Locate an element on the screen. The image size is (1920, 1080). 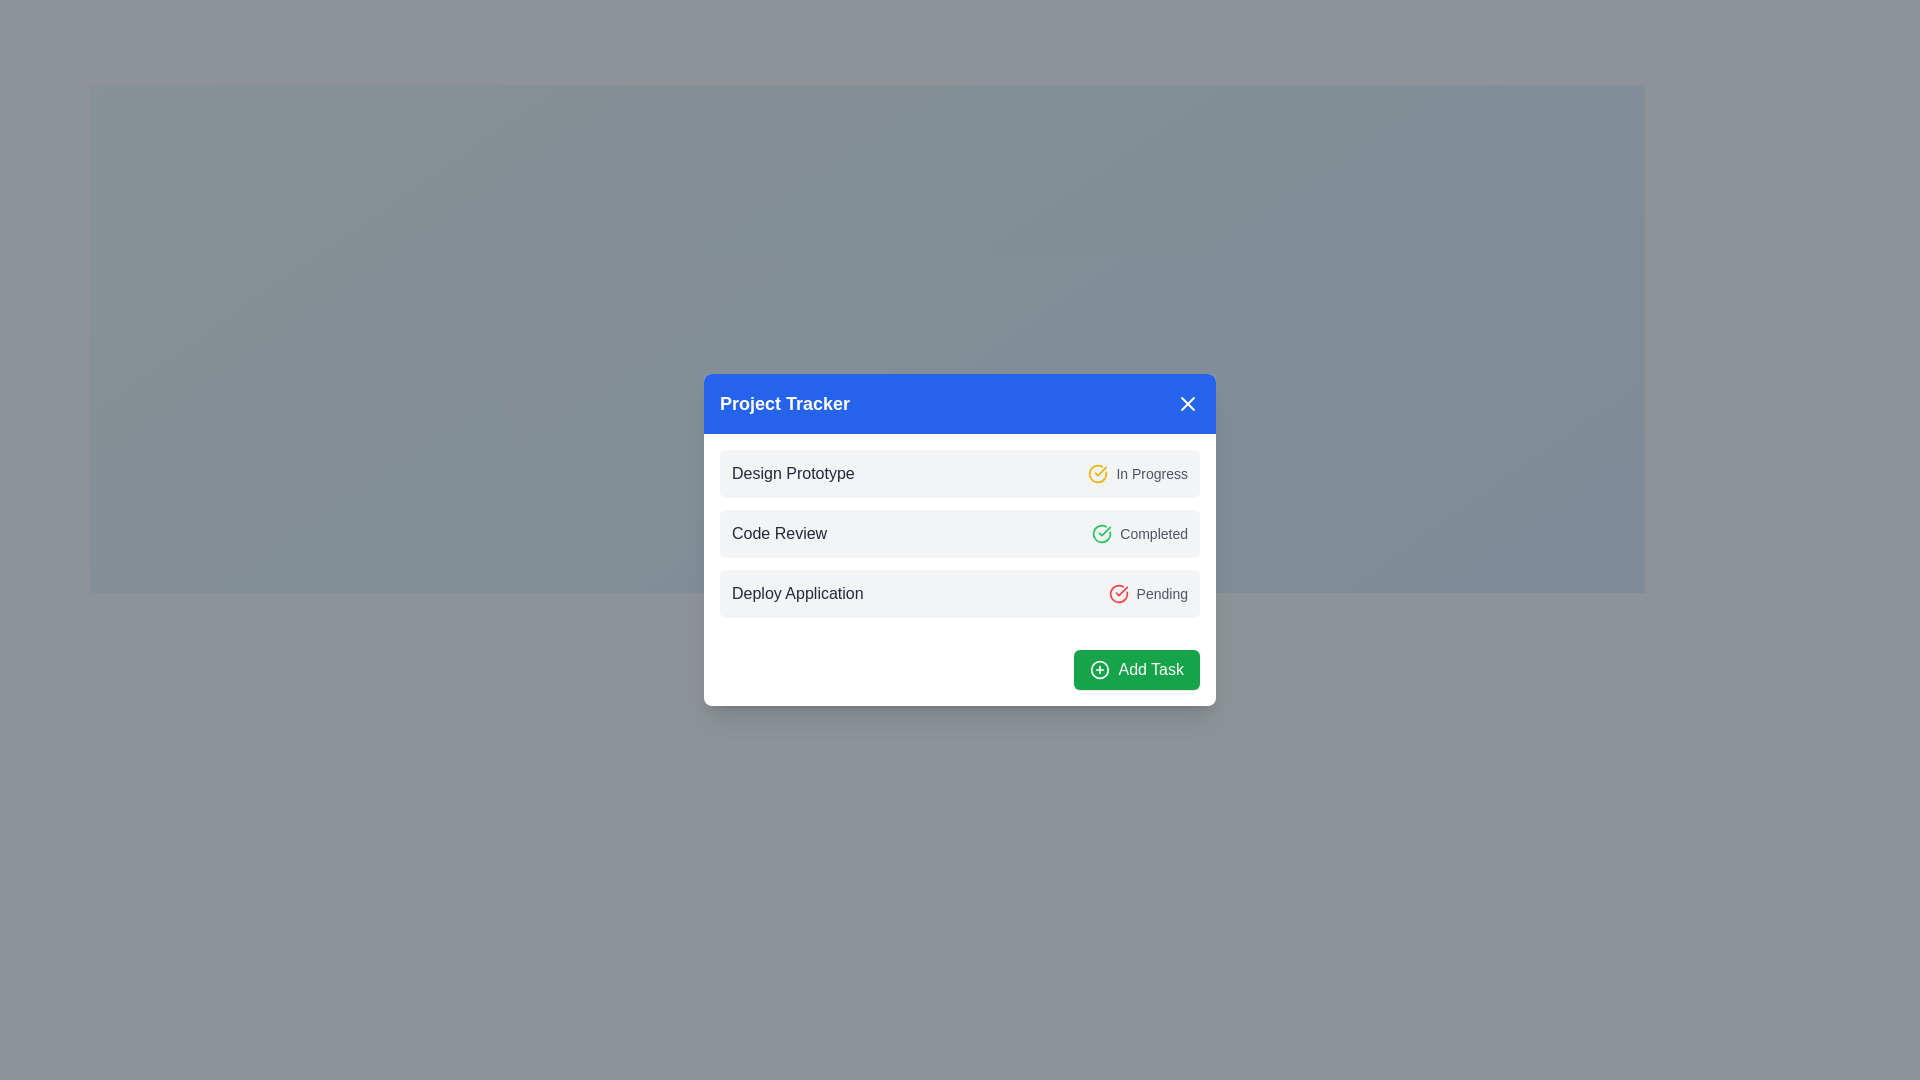
the completion status icon for the 'Code Review' task, located in the second row of the list next to the text 'Code Review' in the 'Completed' section is located at coordinates (1101, 532).